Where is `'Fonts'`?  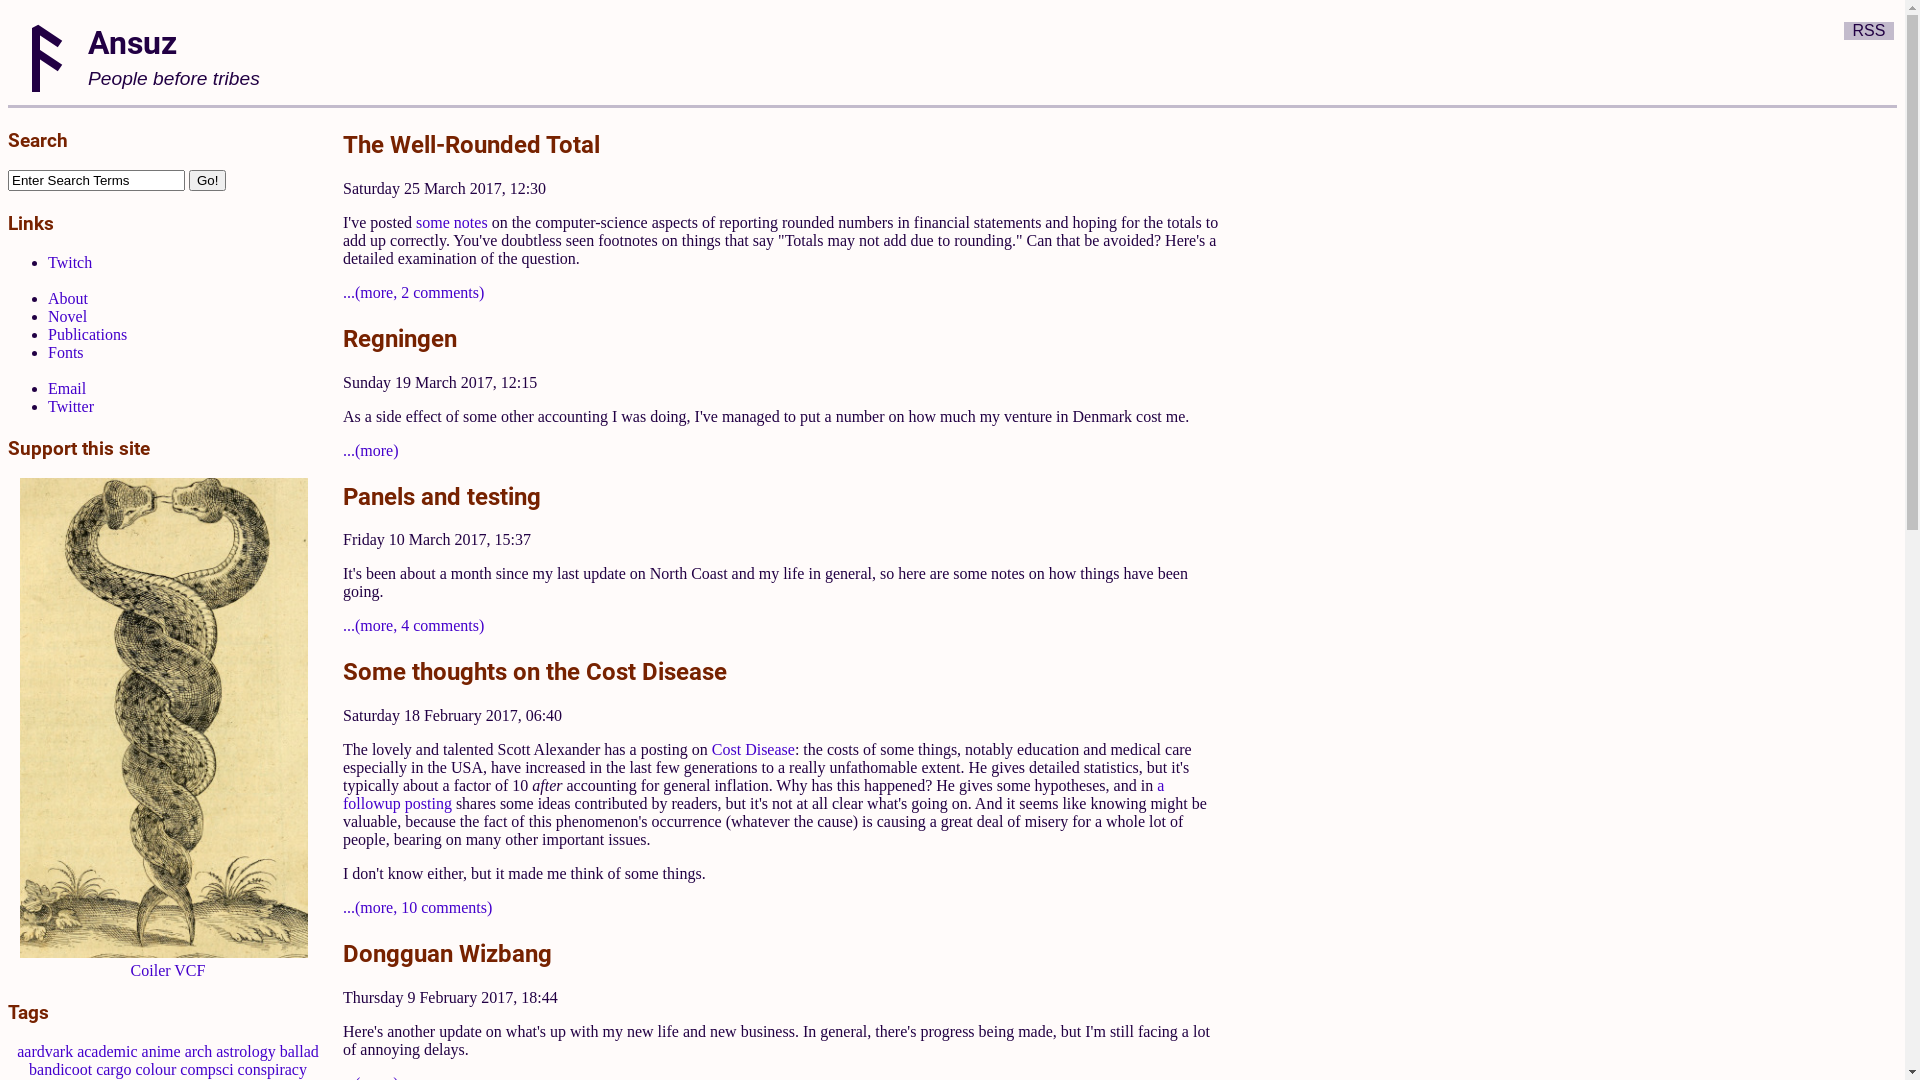
'Fonts' is located at coordinates (66, 351).